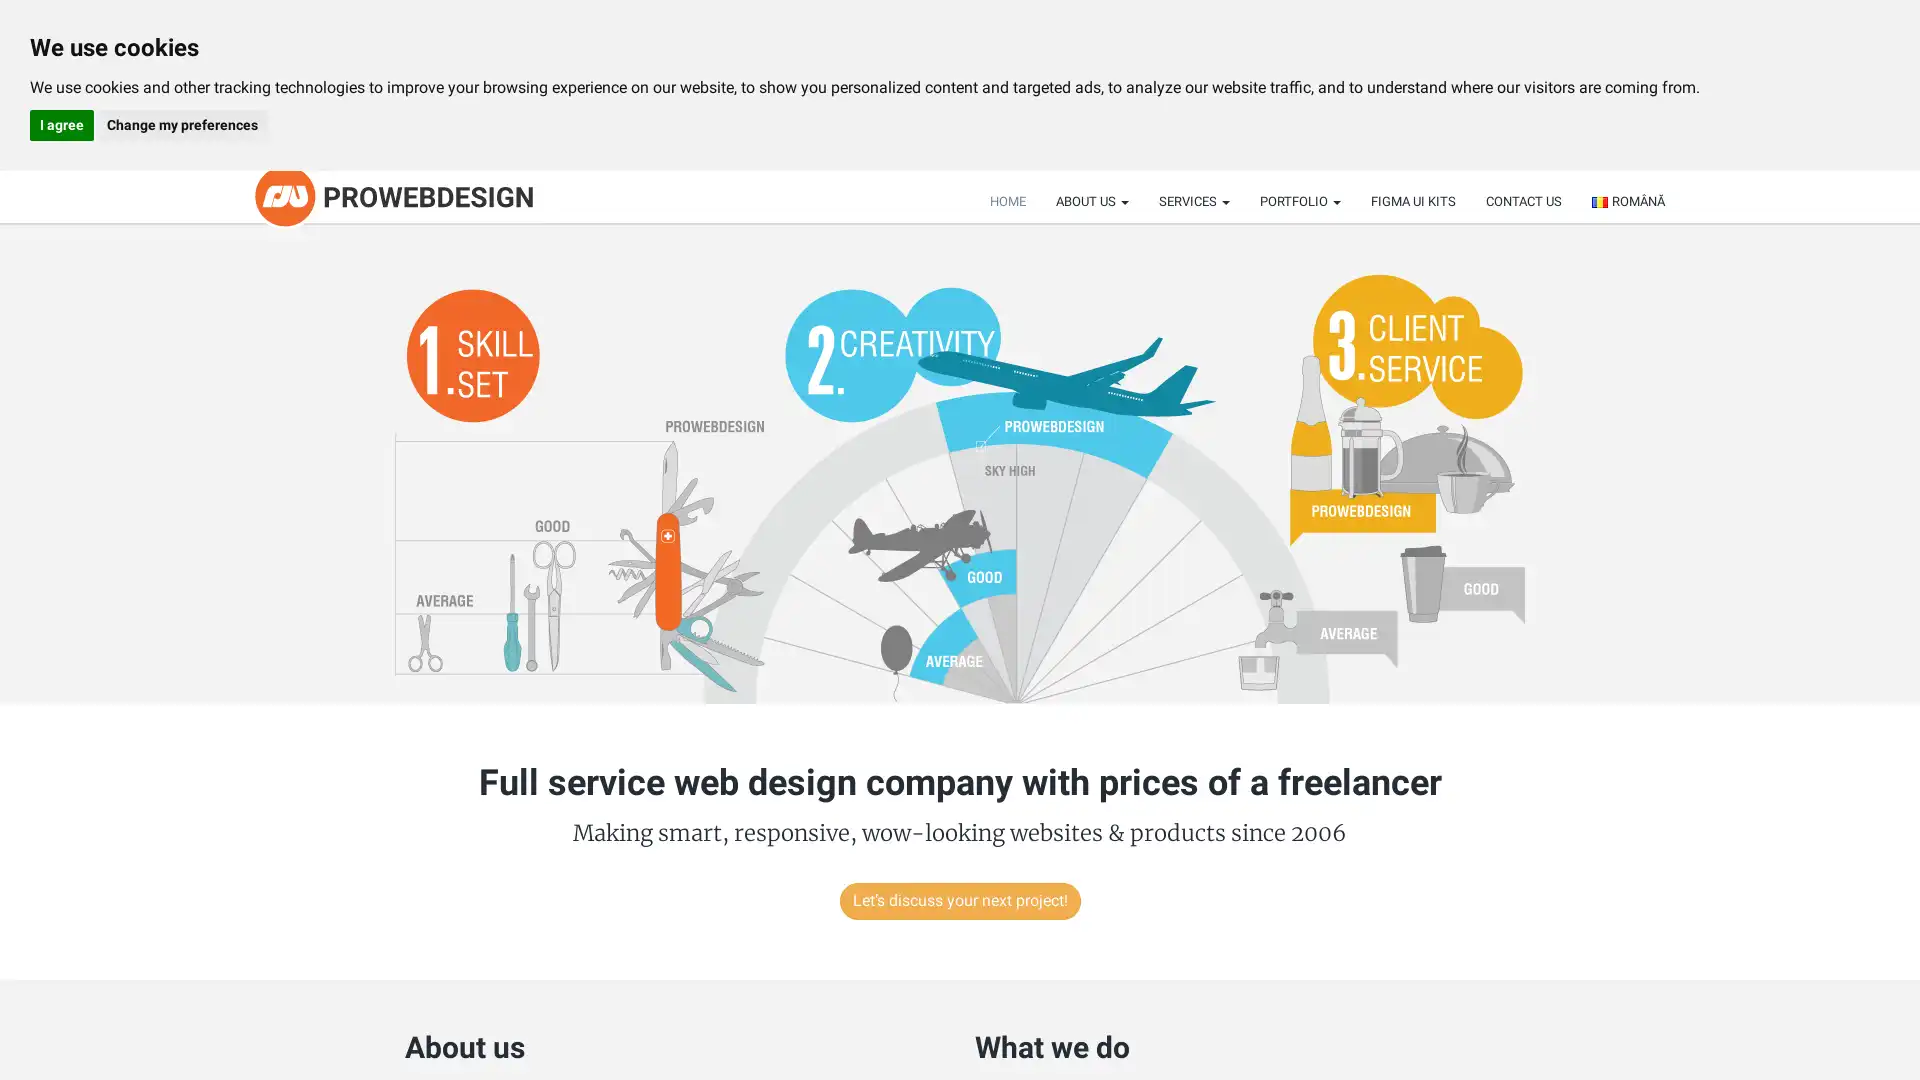 The height and width of the screenshot is (1080, 1920). What do you see at coordinates (181, 125) in the screenshot?
I see `Change my preferences` at bounding box center [181, 125].